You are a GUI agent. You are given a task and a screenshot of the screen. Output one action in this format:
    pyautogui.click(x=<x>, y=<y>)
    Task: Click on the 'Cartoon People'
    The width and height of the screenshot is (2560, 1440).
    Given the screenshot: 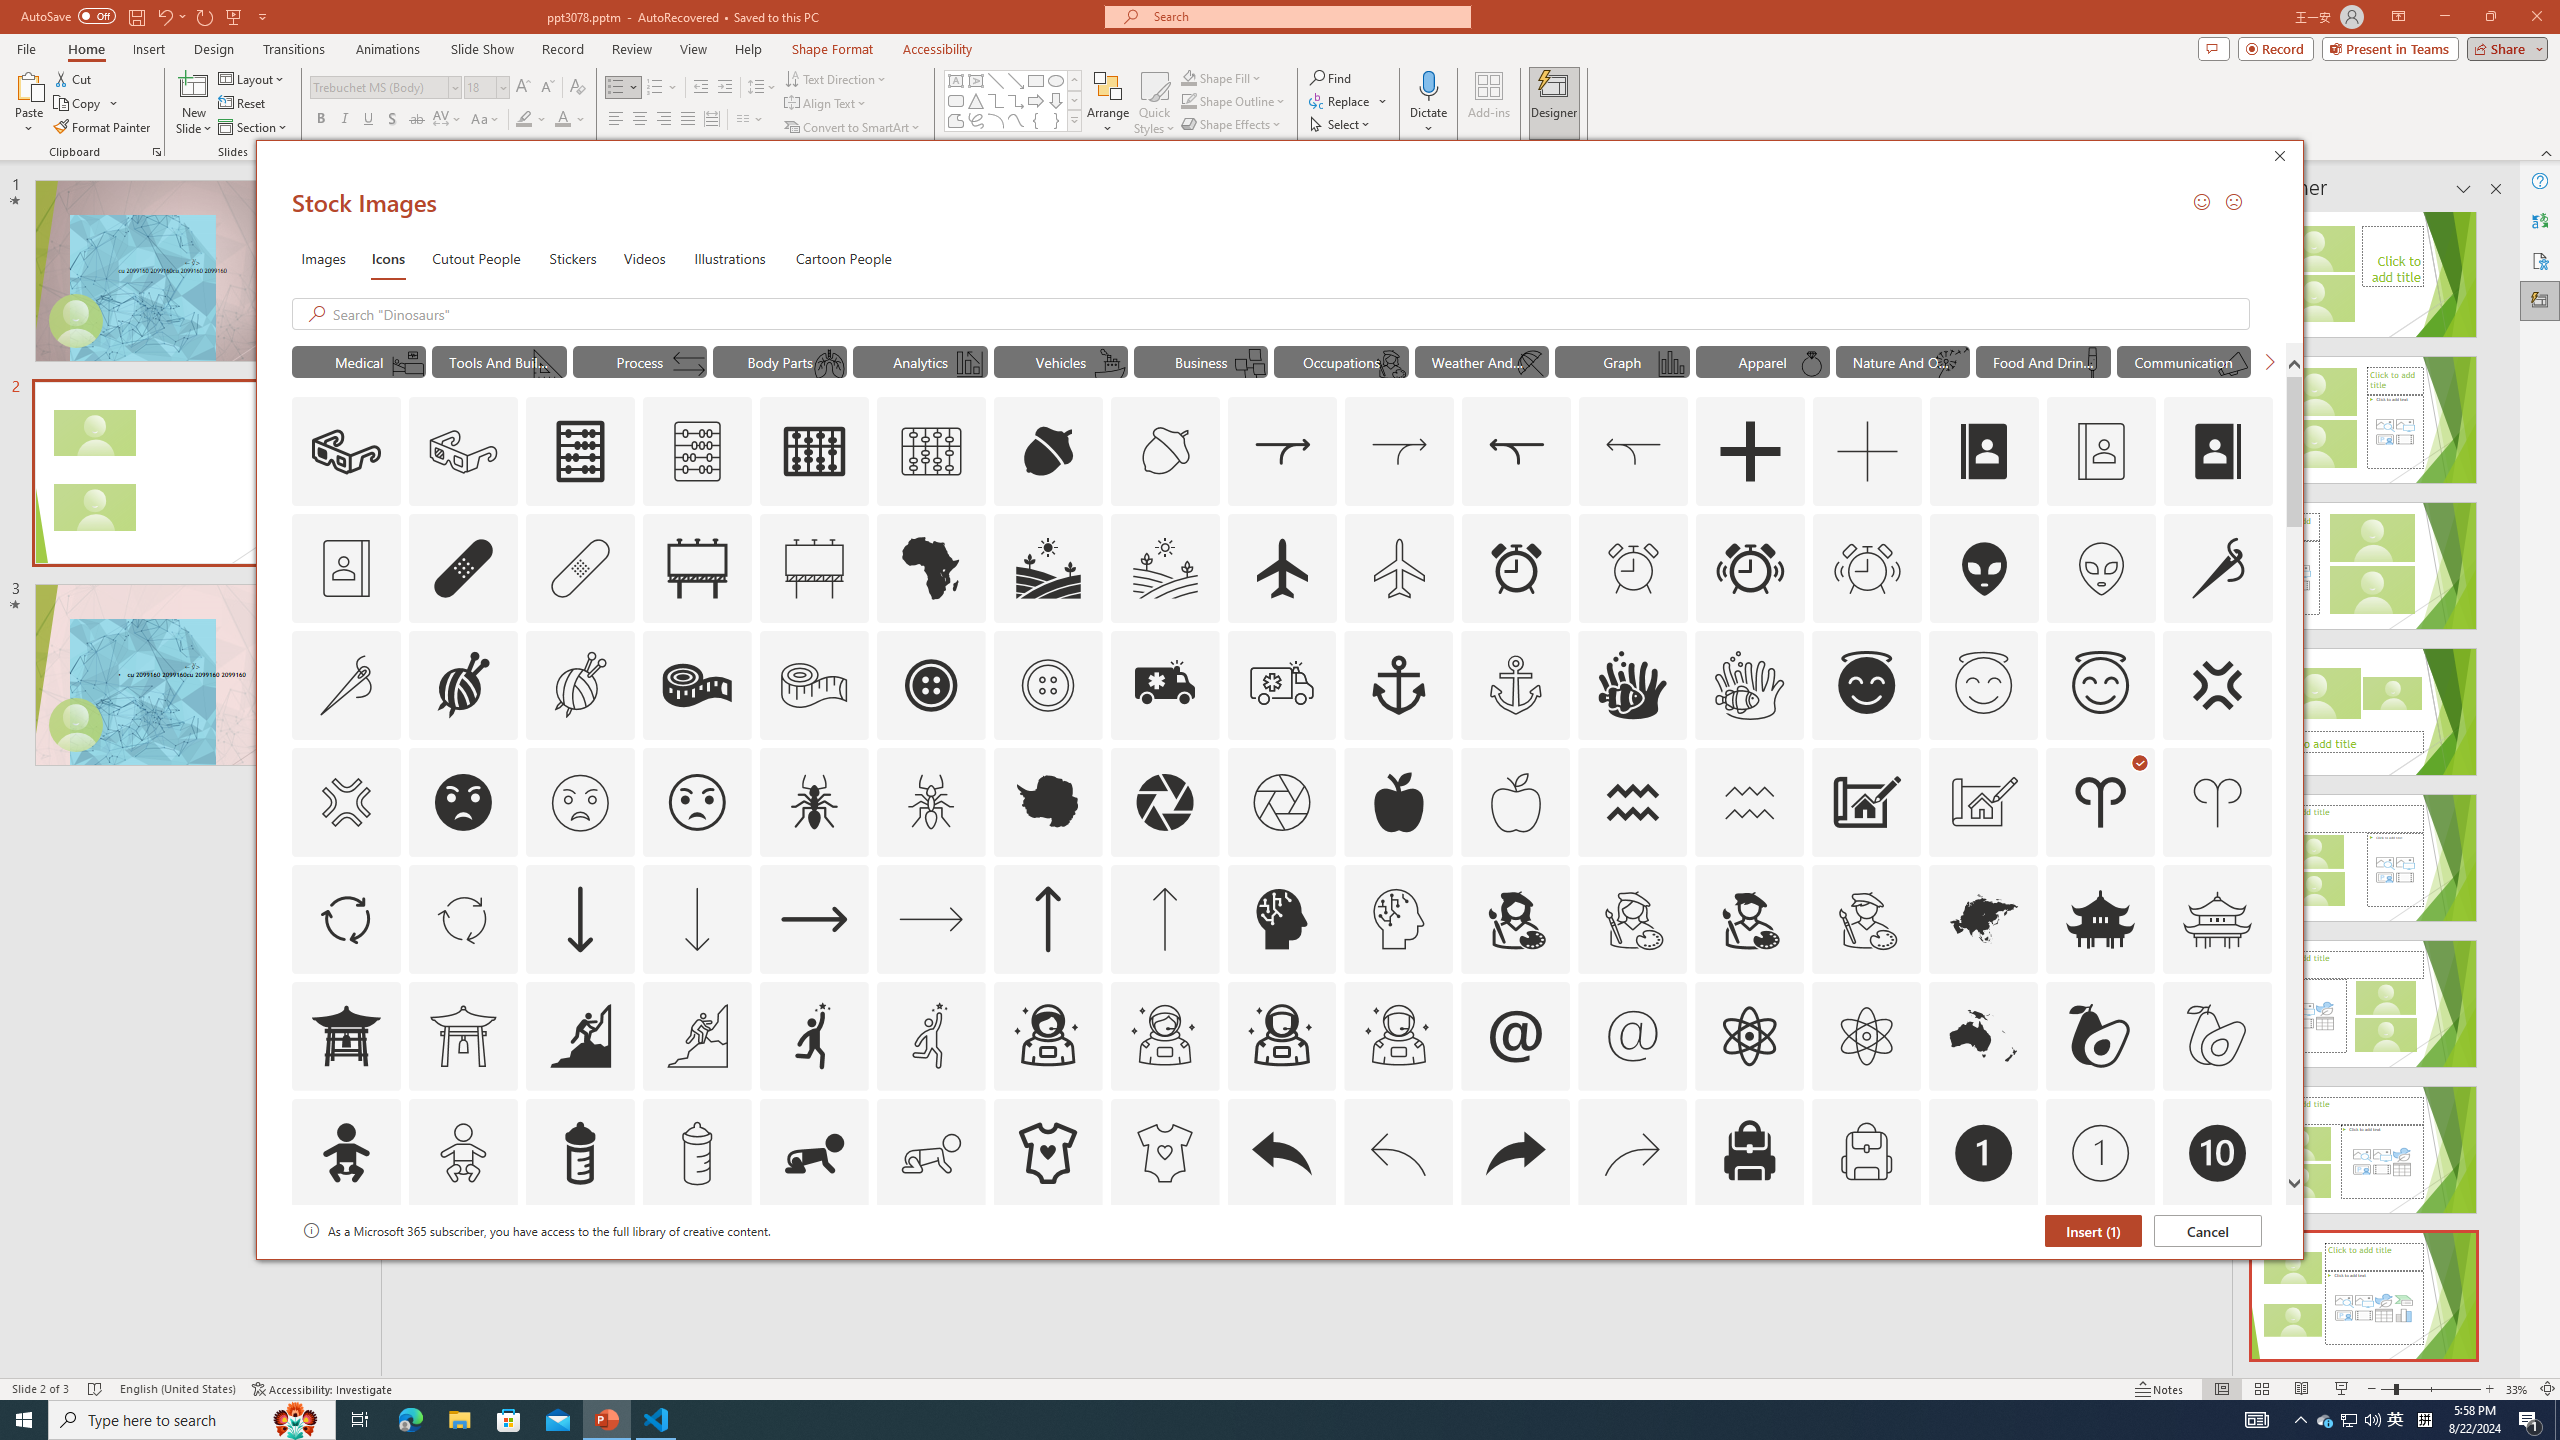 What is the action you would take?
    pyautogui.click(x=843, y=256)
    